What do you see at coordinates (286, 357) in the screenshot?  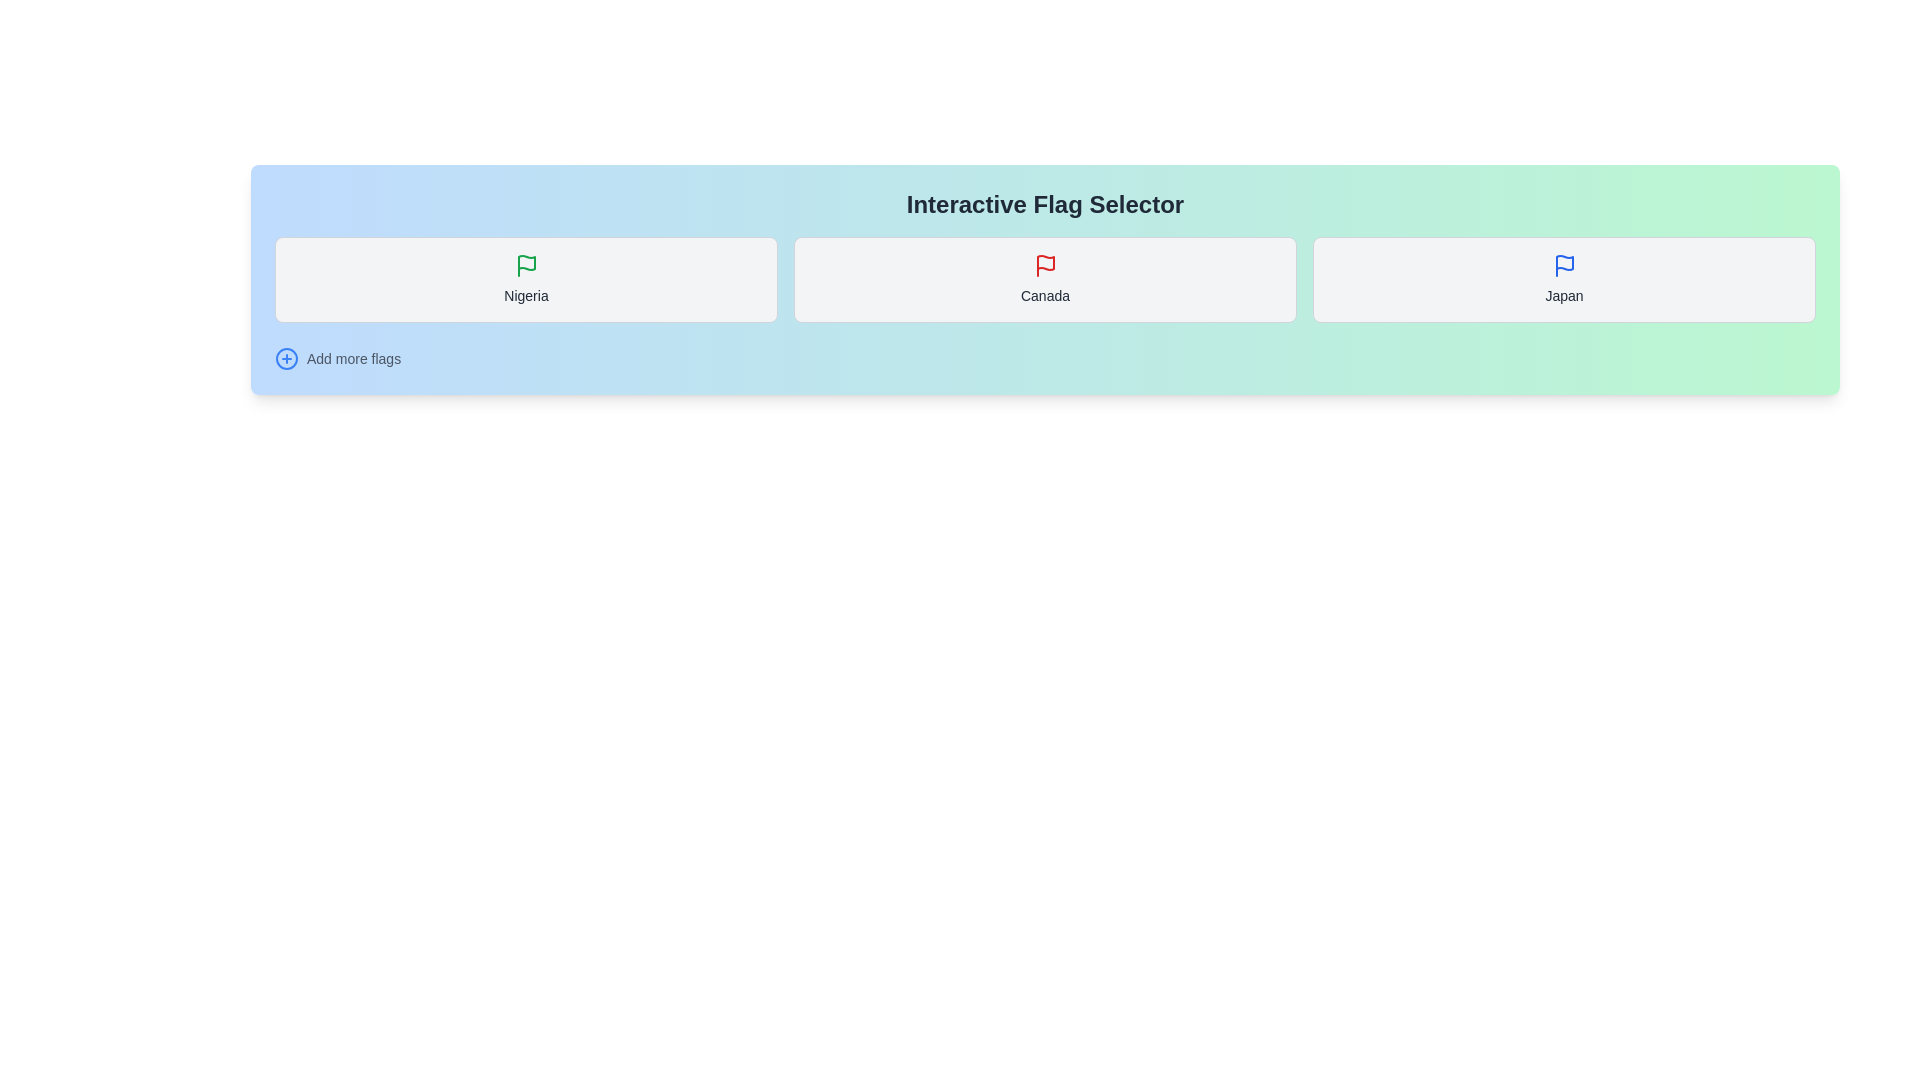 I see `the 'Add more flags' button to display additional options` at bounding box center [286, 357].